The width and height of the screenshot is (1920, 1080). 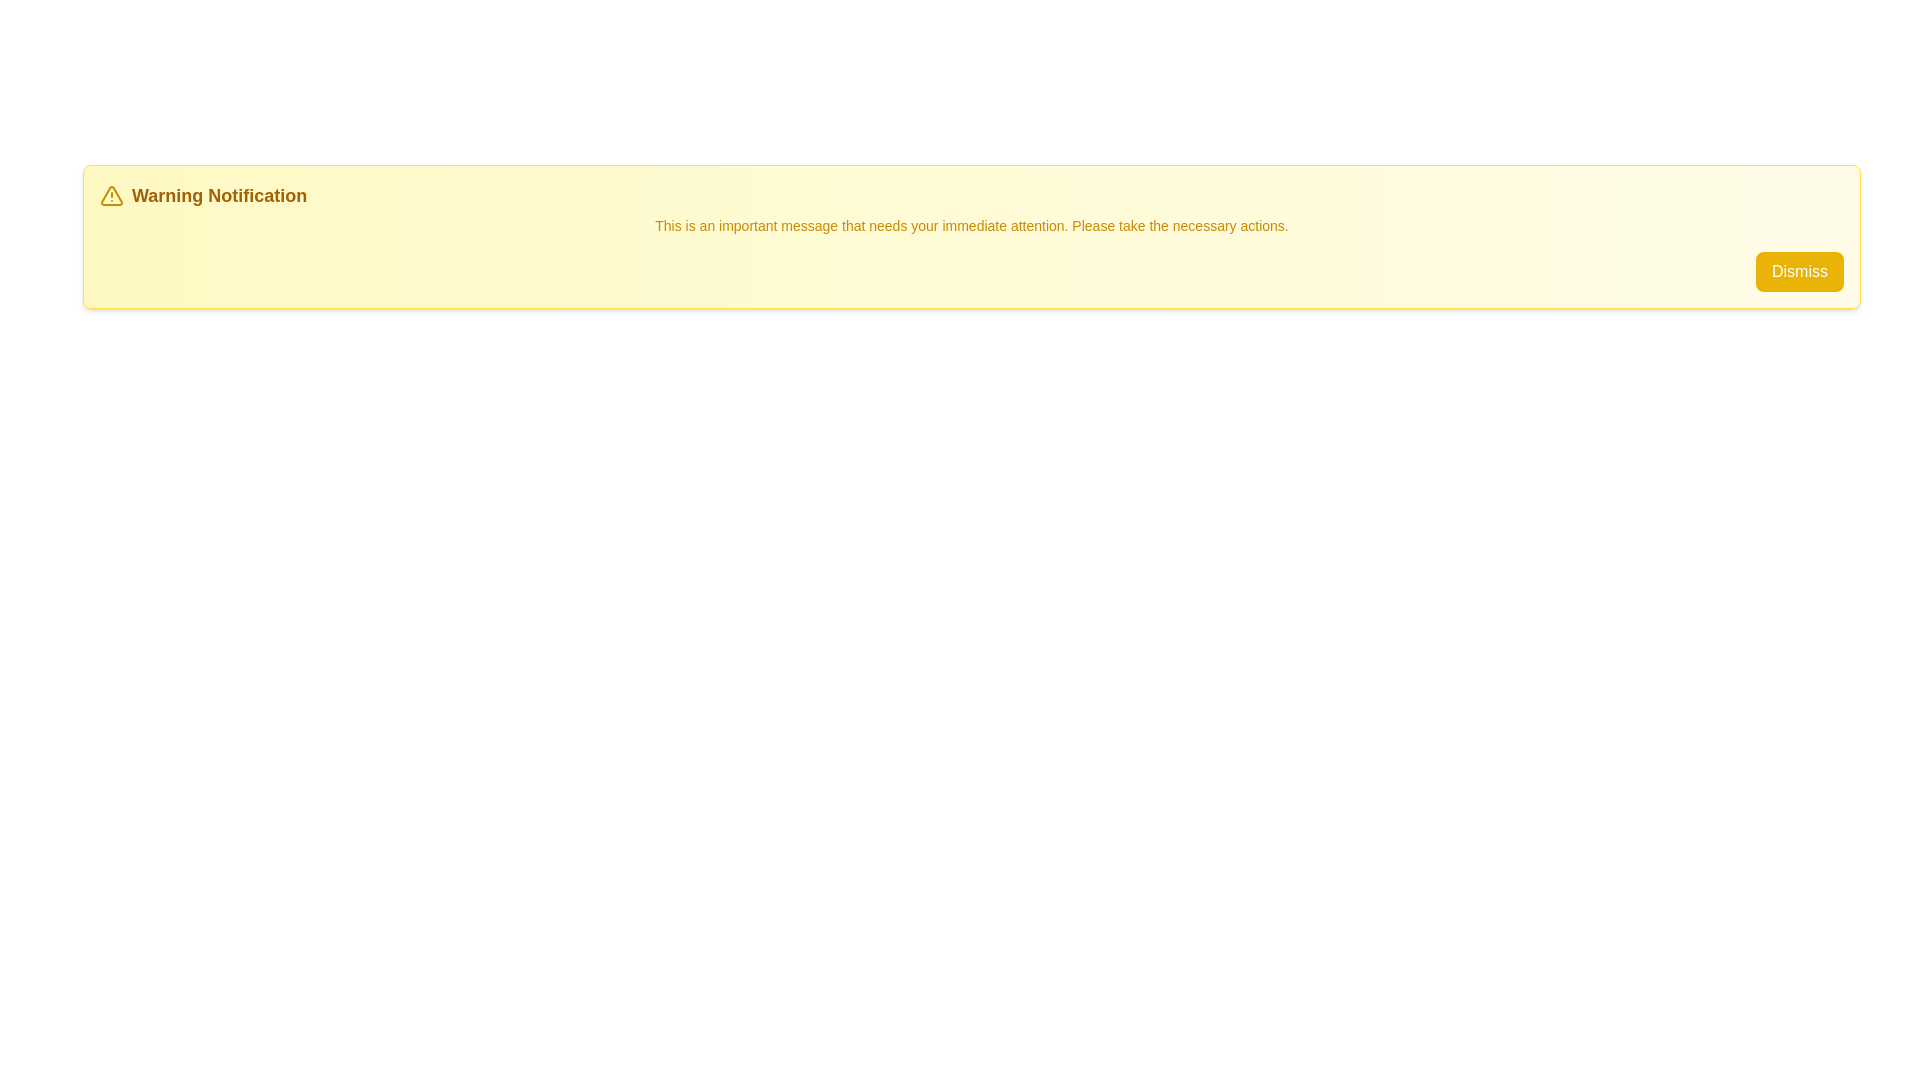 I want to click on the warning icon located on the left side of the yellow notification banner adjacent to the text 'Warning Notification', so click(x=110, y=196).